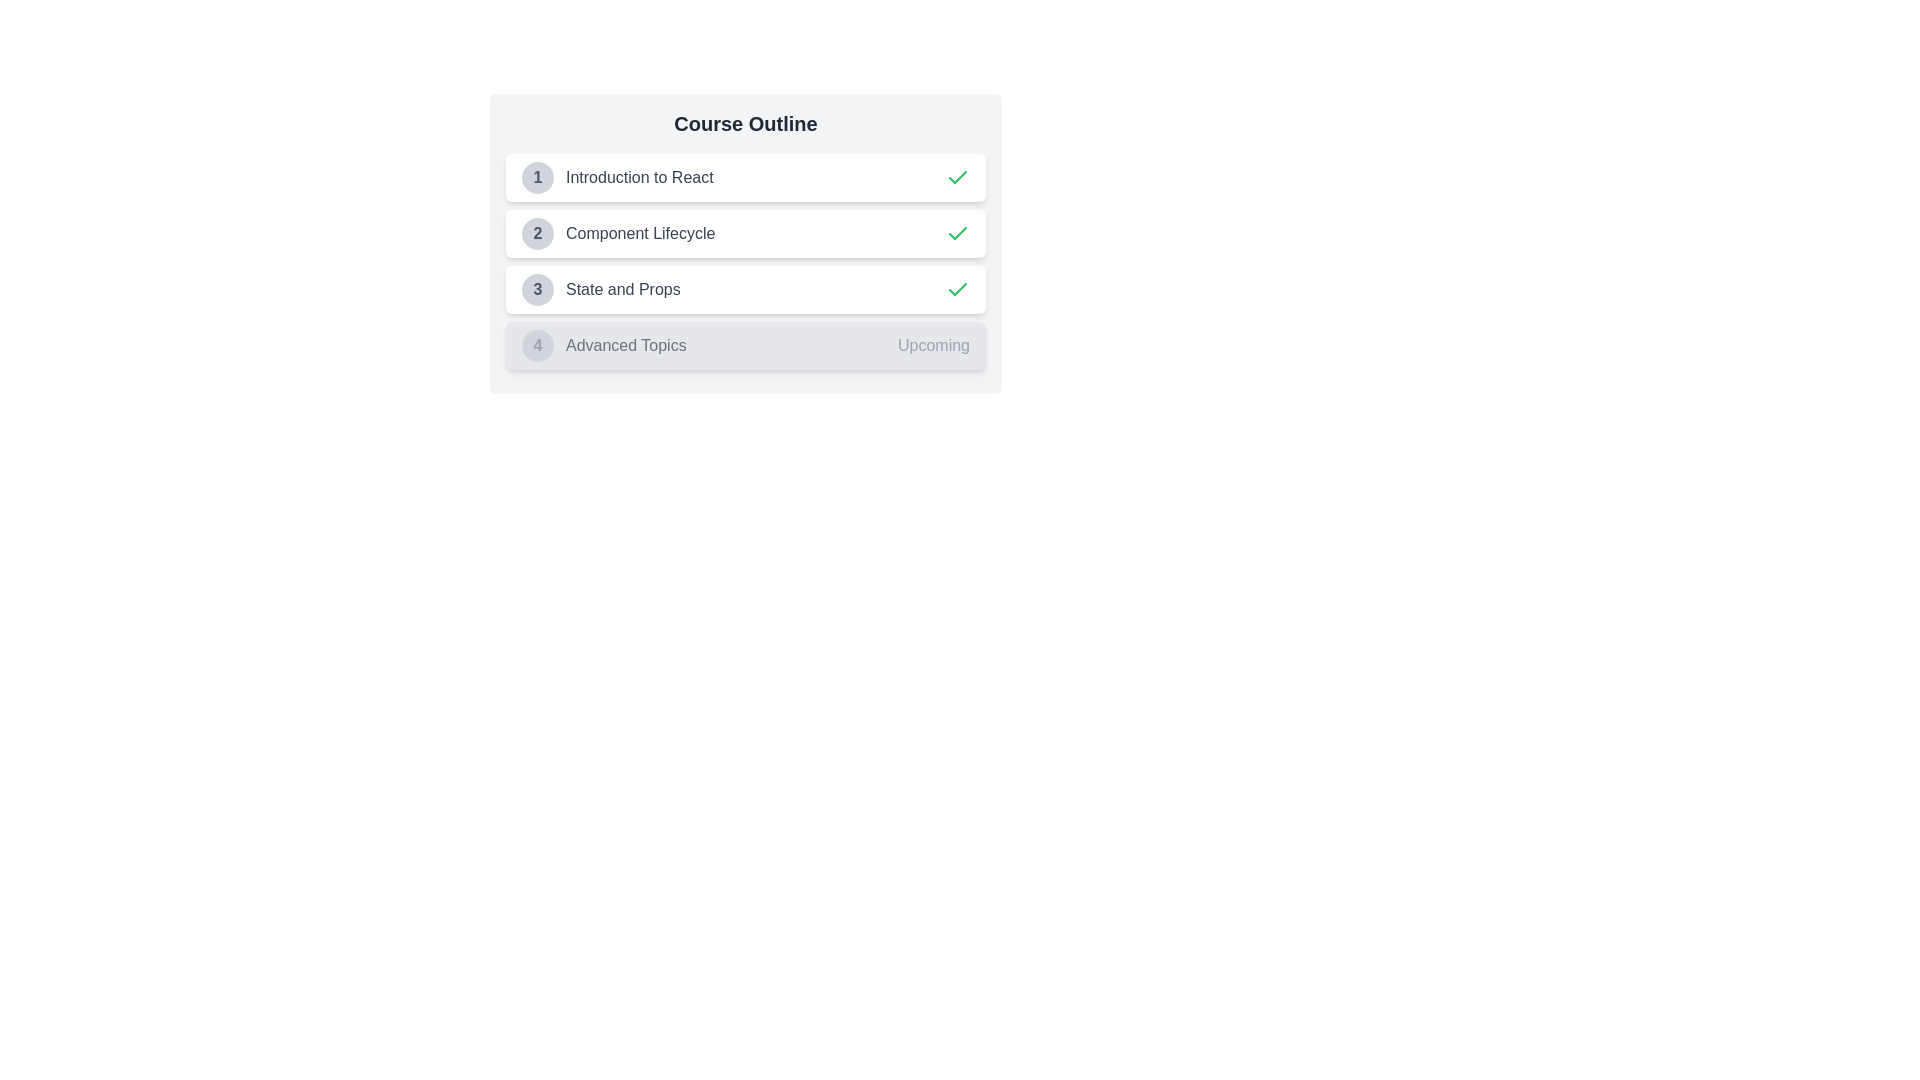  What do you see at coordinates (640, 233) in the screenshot?
I see `the text label displaying 'Component Lifecycle' which is styled with a gray font color and is the second item in the 'Course Outline' section` at bounding box center [640, 233].